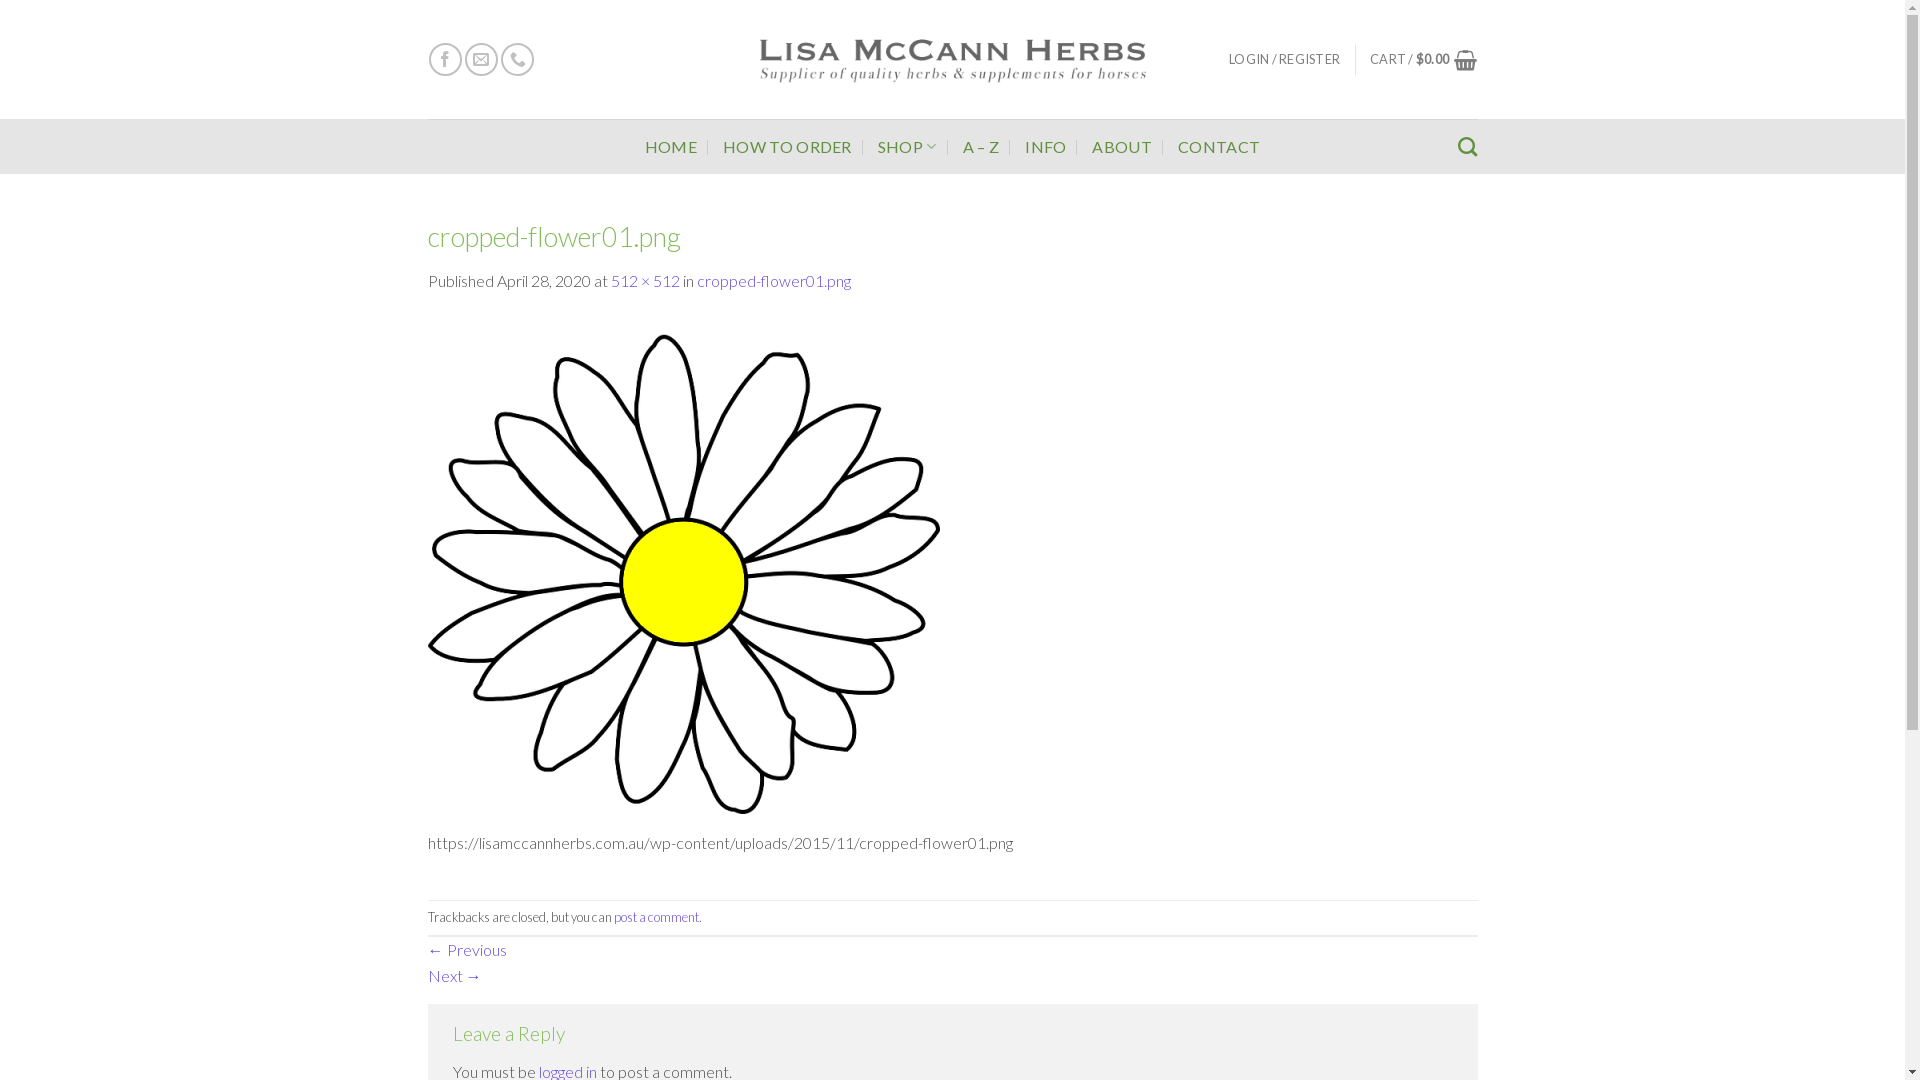 The image size is (1920, 1080). Describe the element at coordinates (684, 571) in the screenshot. I see `'cropped-flower01.png'` at that location.